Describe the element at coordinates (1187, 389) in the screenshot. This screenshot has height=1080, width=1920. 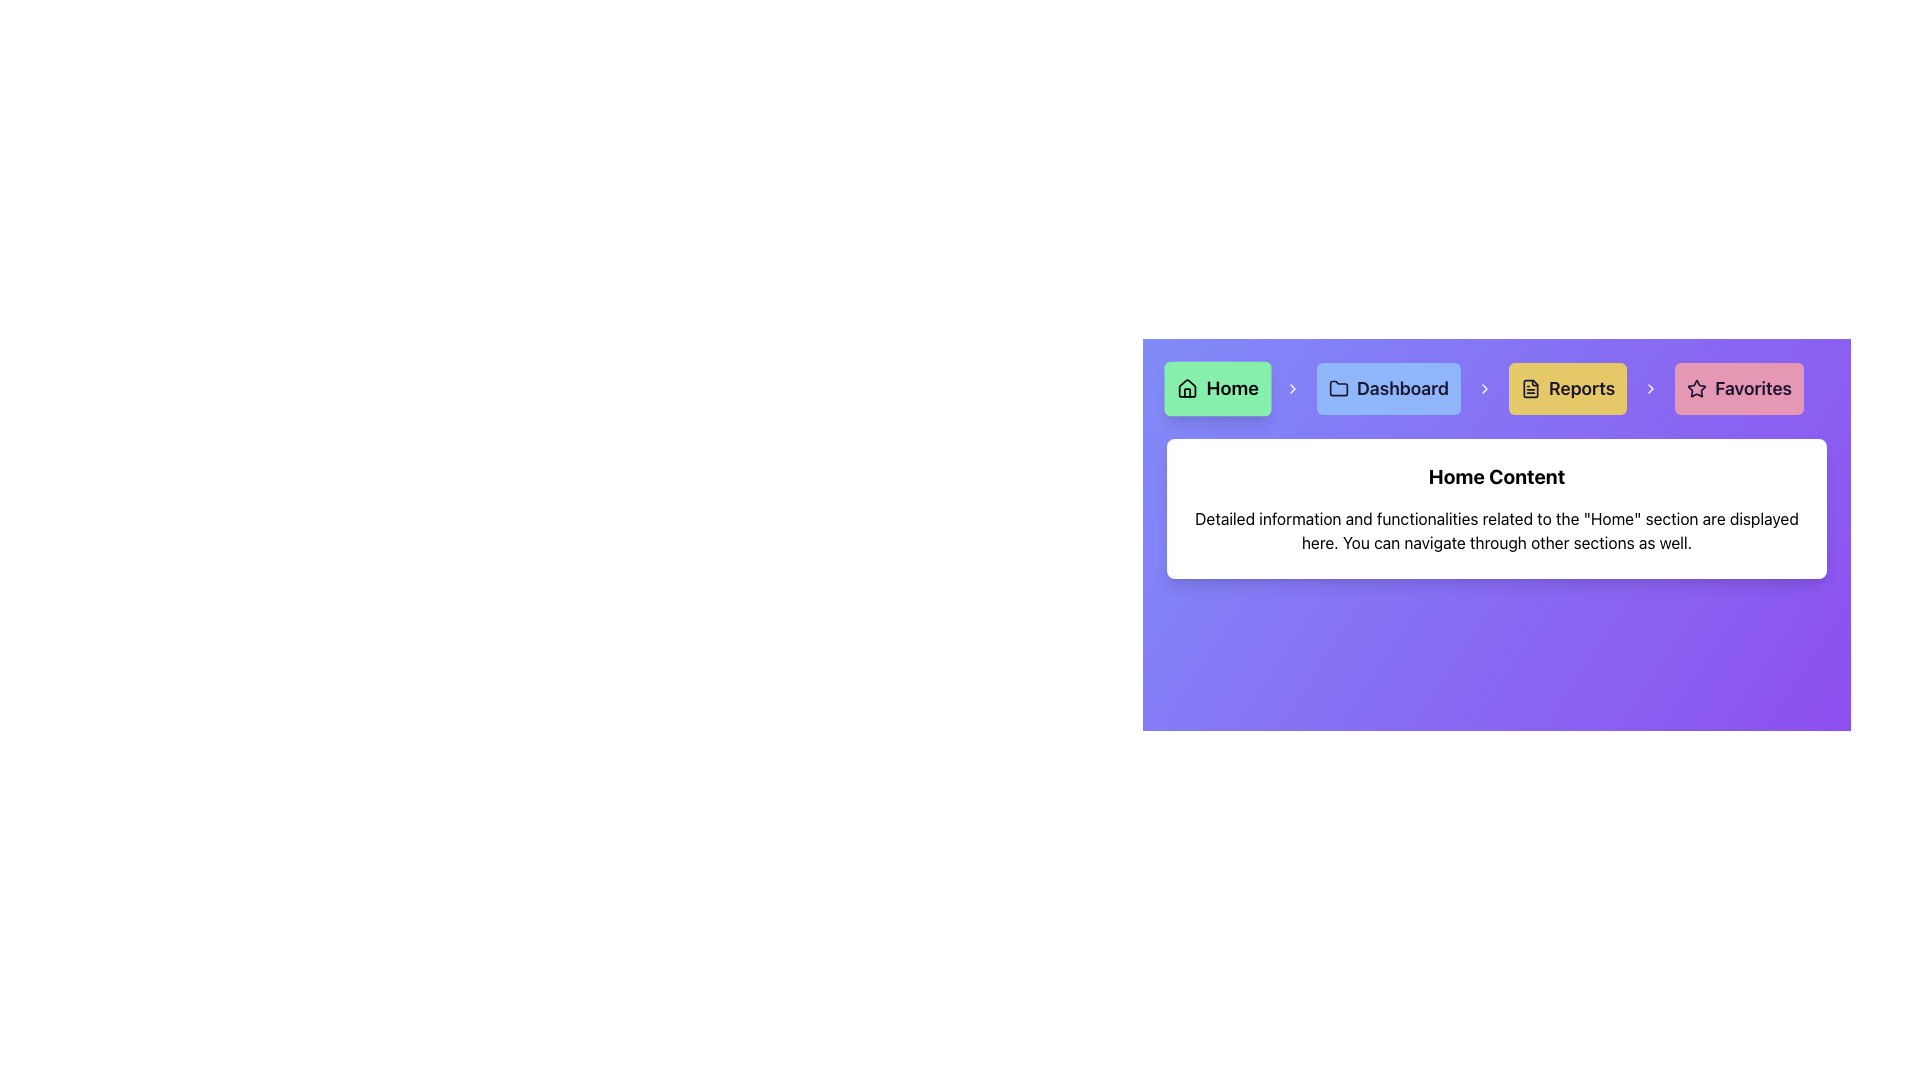
I see `the small house icon located inside the green rectangular button labeled 'Home' in the top center navigation menu` at that location.